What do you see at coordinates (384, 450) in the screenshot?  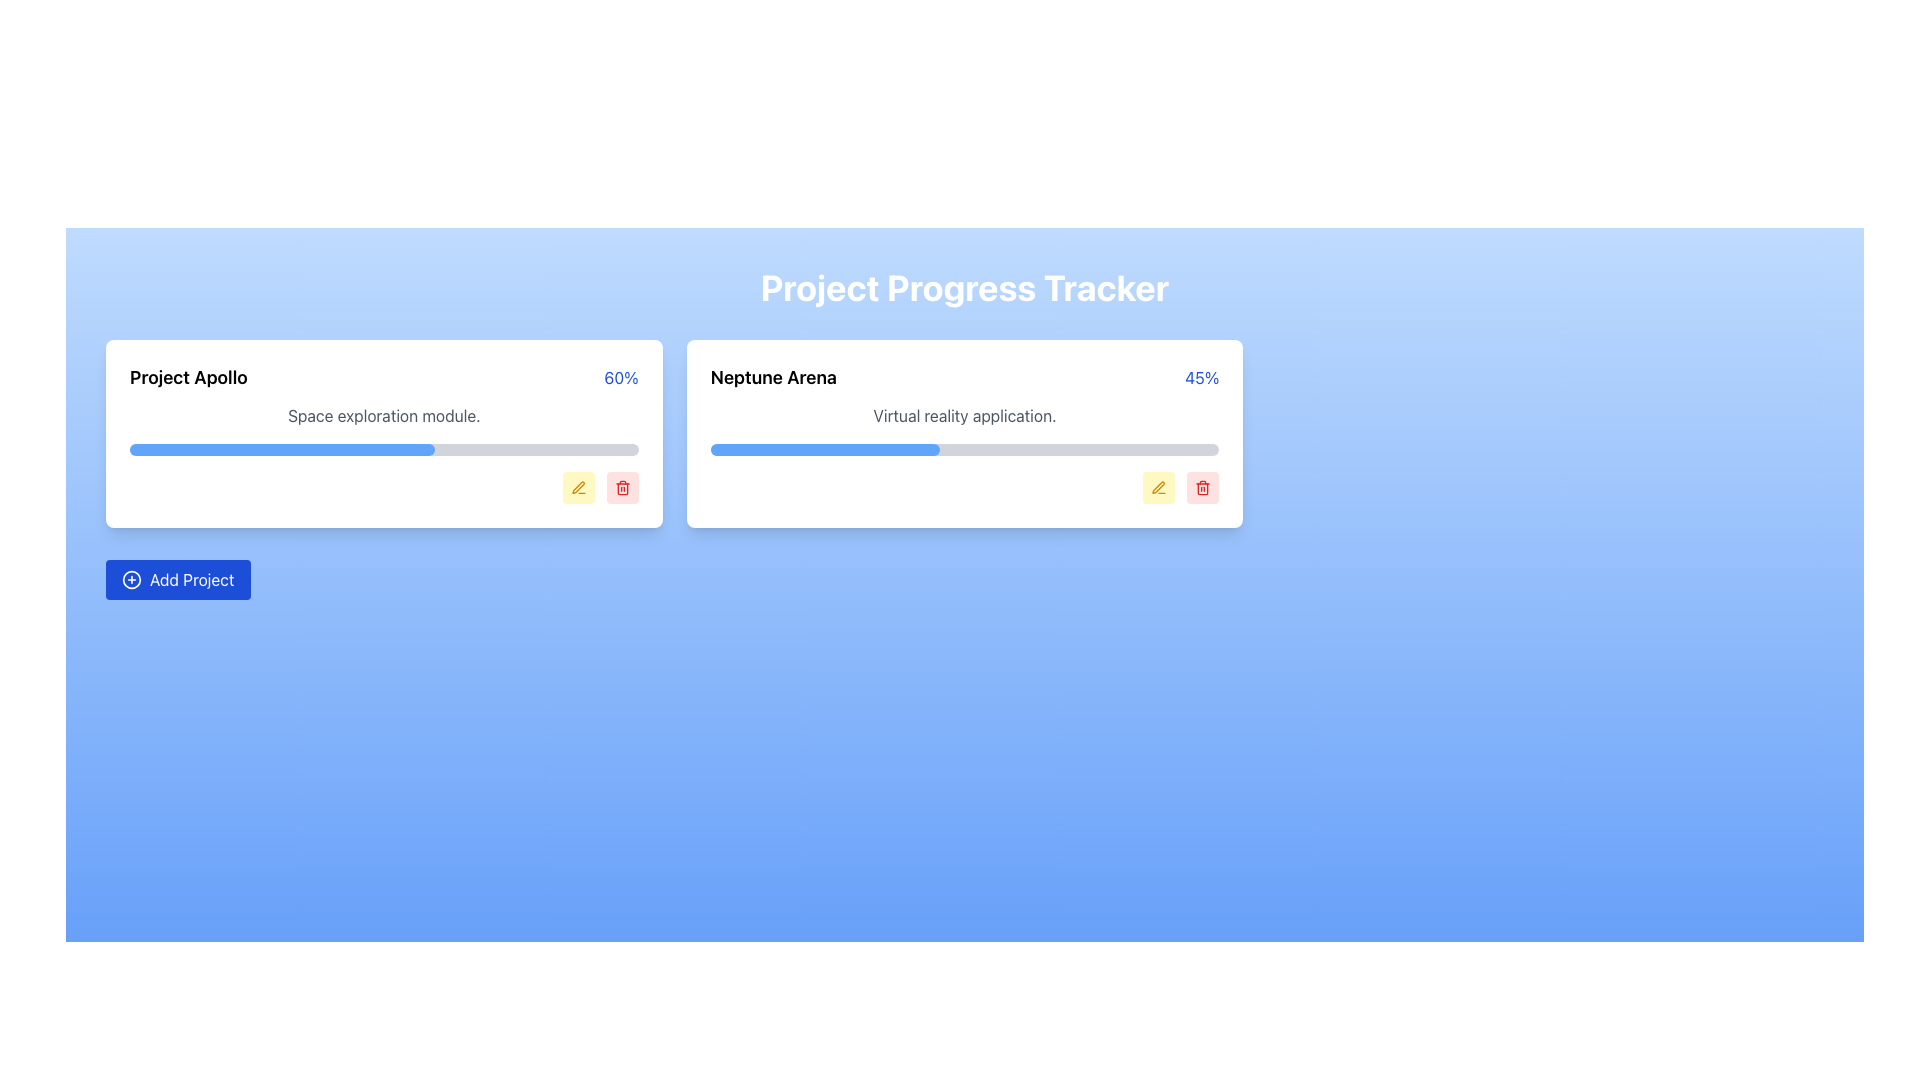 I see `the progress visually on the progress bar representing the completion percentage of the 'Project Apollo' project, located below the description text 'Space exploration module.'` at bounding box center [384, 450].